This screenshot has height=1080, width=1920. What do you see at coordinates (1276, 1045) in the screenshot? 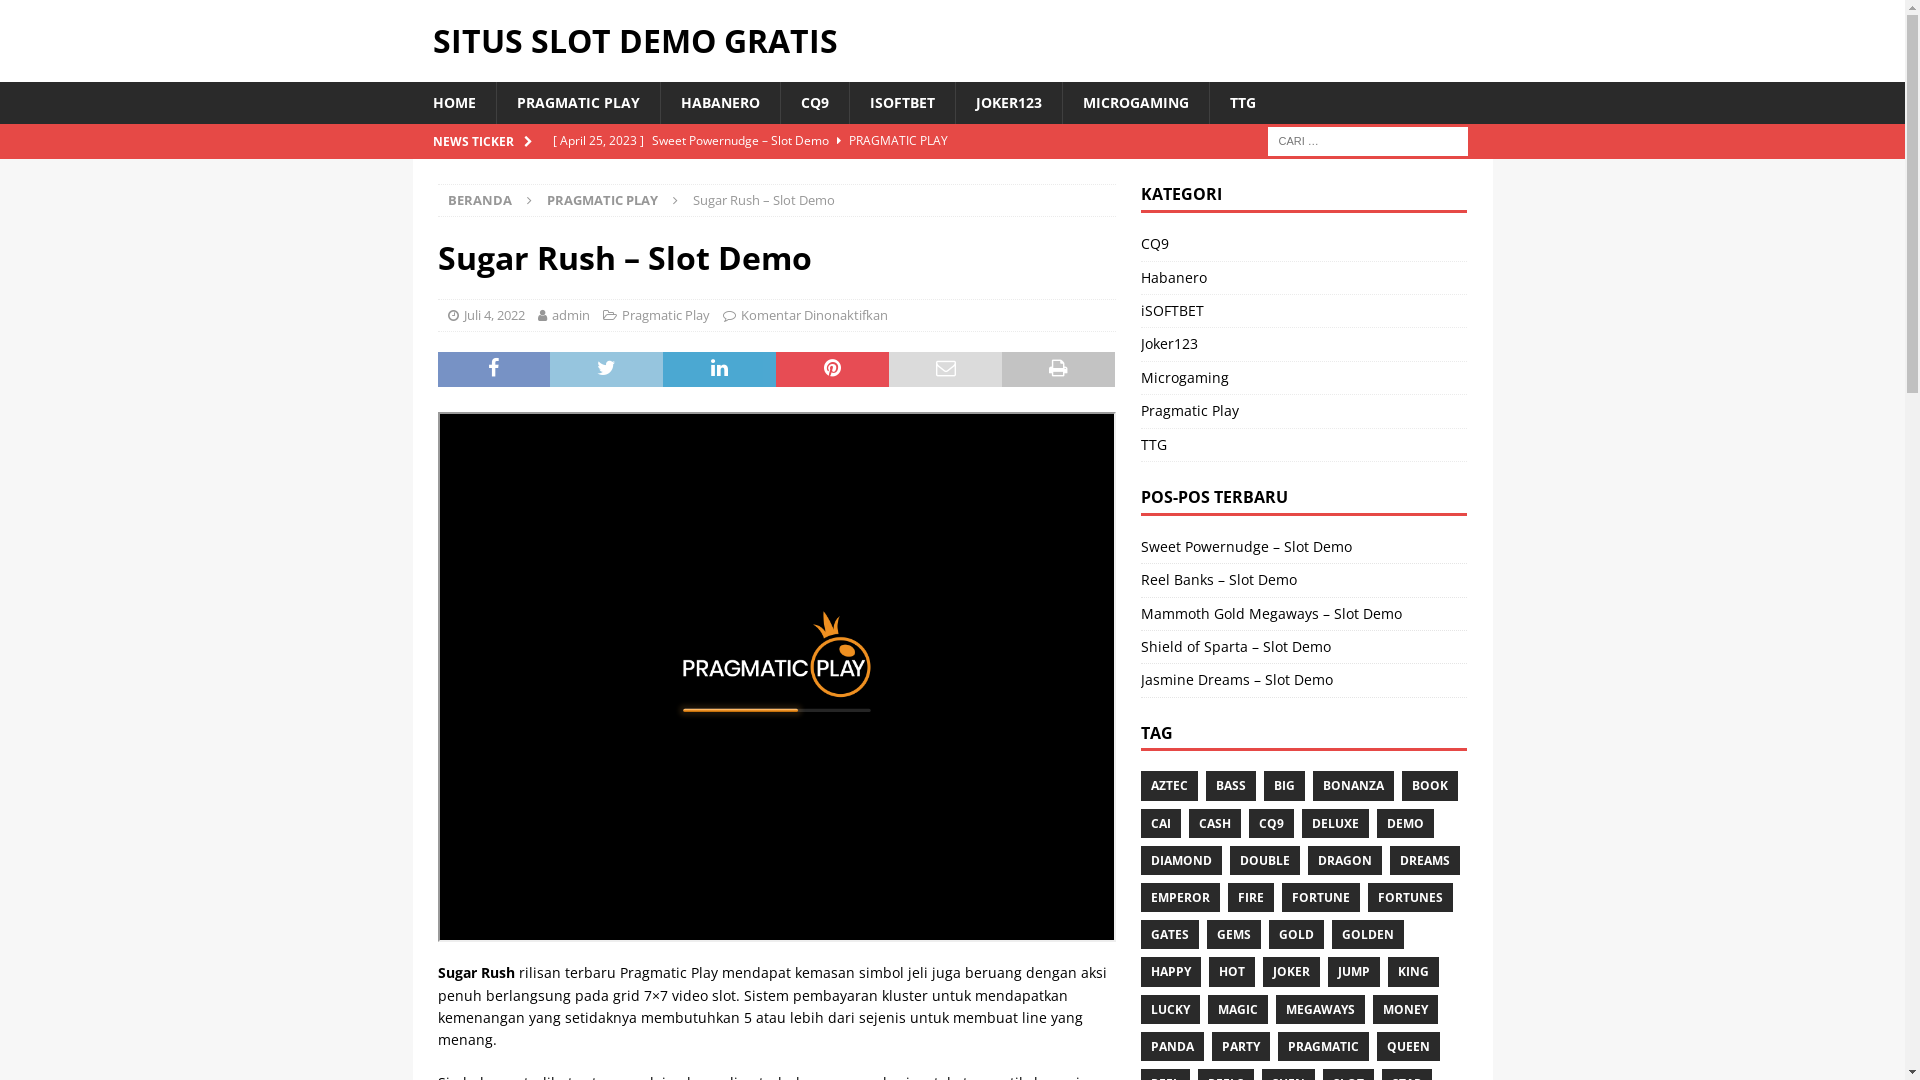
I see `'PRAGMATIC'` at bounding box center [1276, 1045].